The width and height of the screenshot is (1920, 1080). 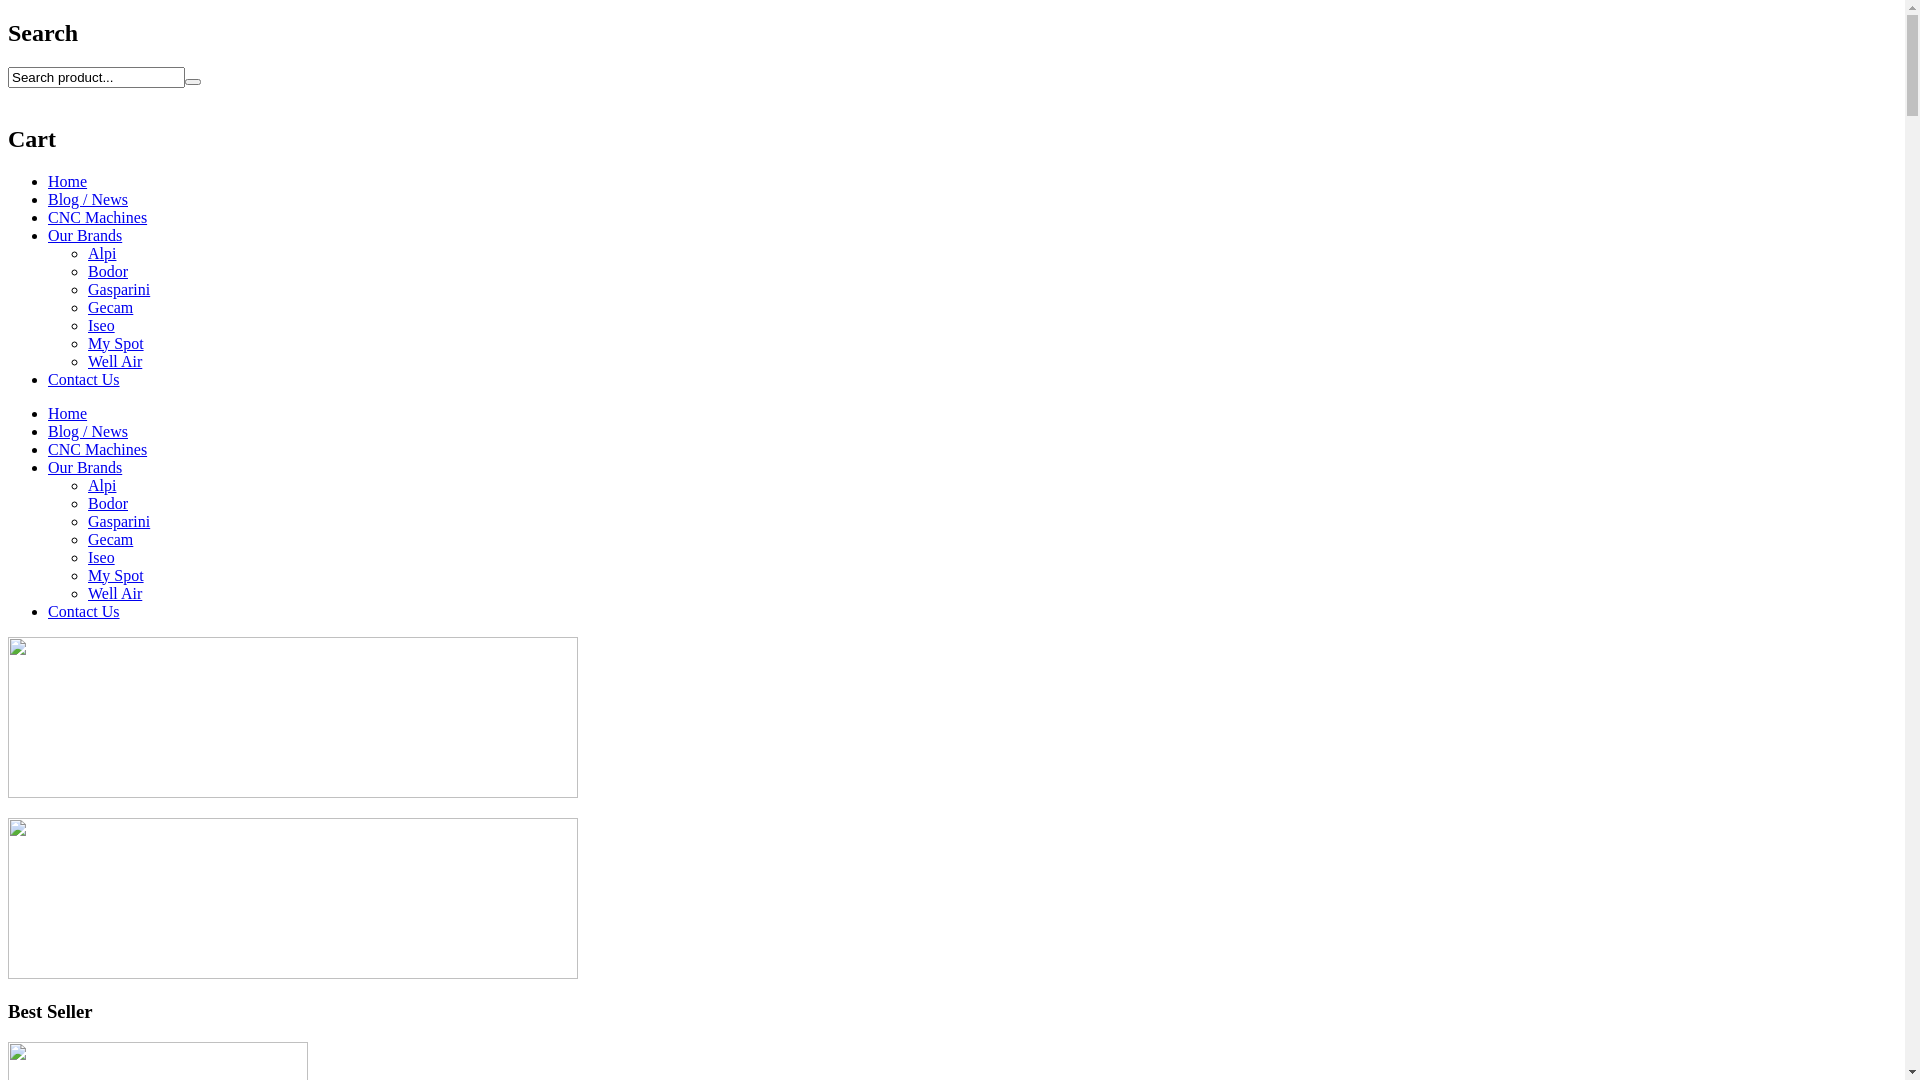 I want to click on 'Iseo', so click(x=100, y=557).